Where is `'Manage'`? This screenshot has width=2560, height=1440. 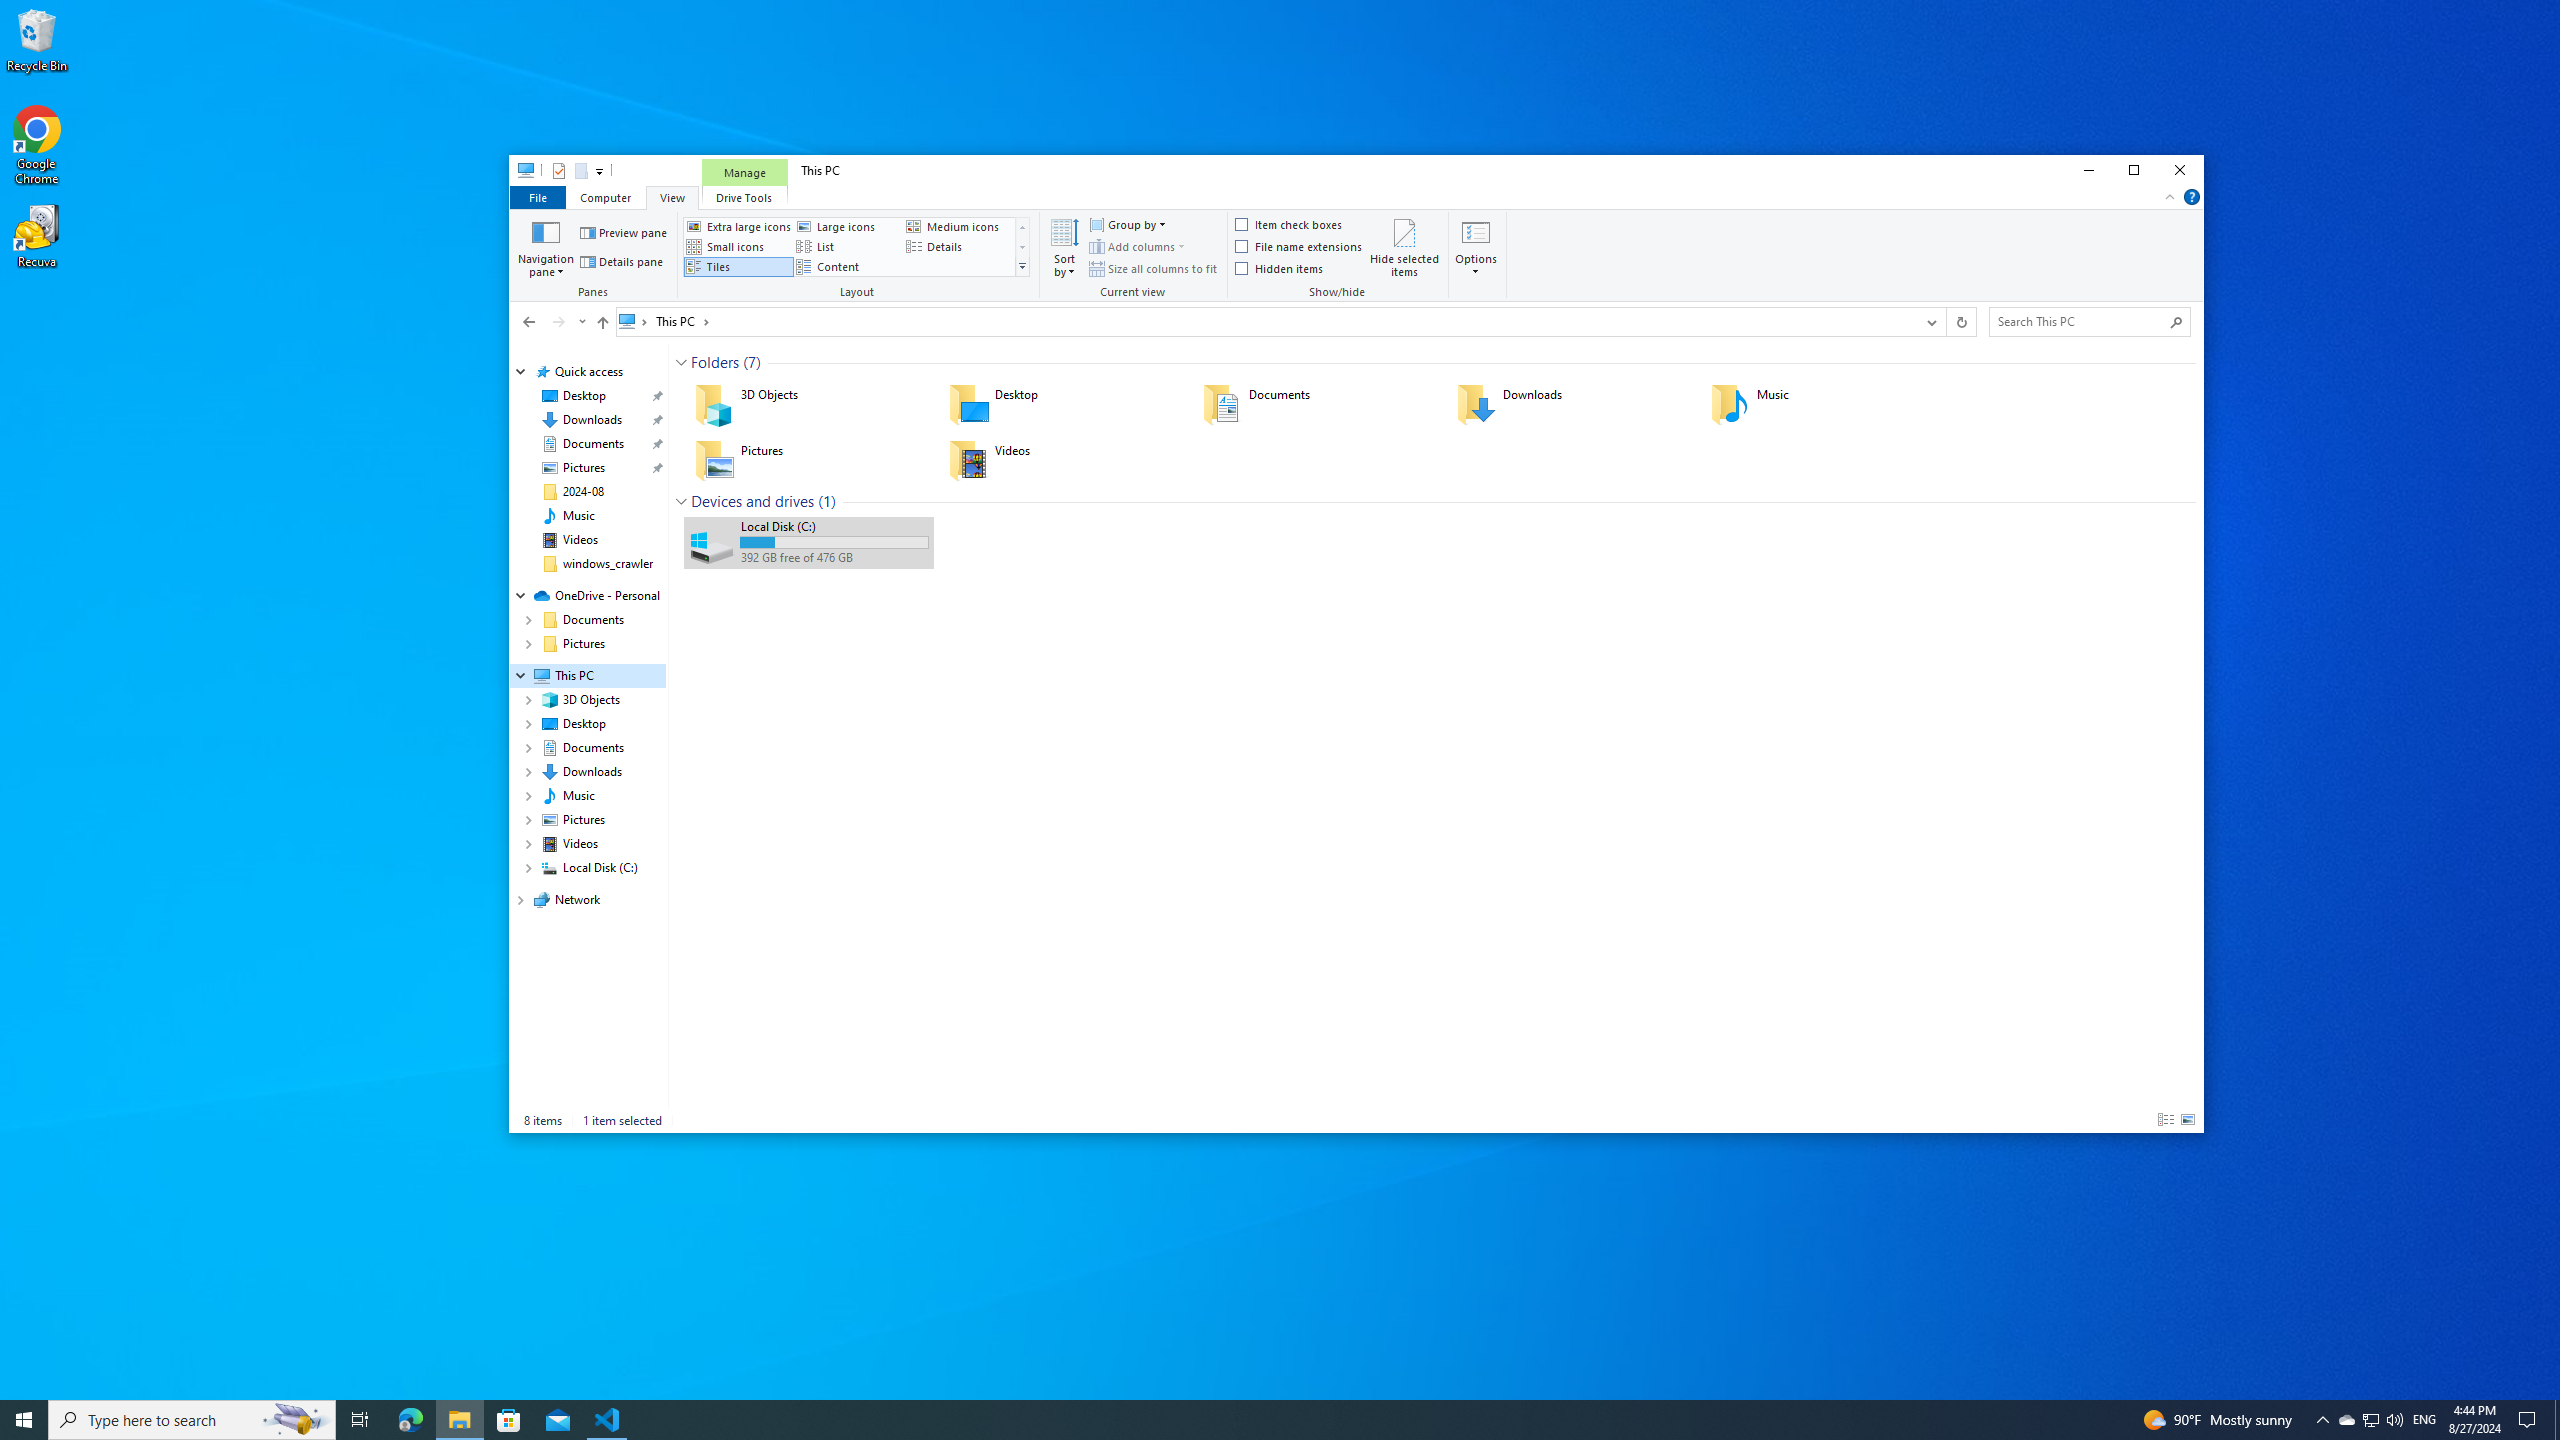
'Manage' is located at coordinates (743, 172).